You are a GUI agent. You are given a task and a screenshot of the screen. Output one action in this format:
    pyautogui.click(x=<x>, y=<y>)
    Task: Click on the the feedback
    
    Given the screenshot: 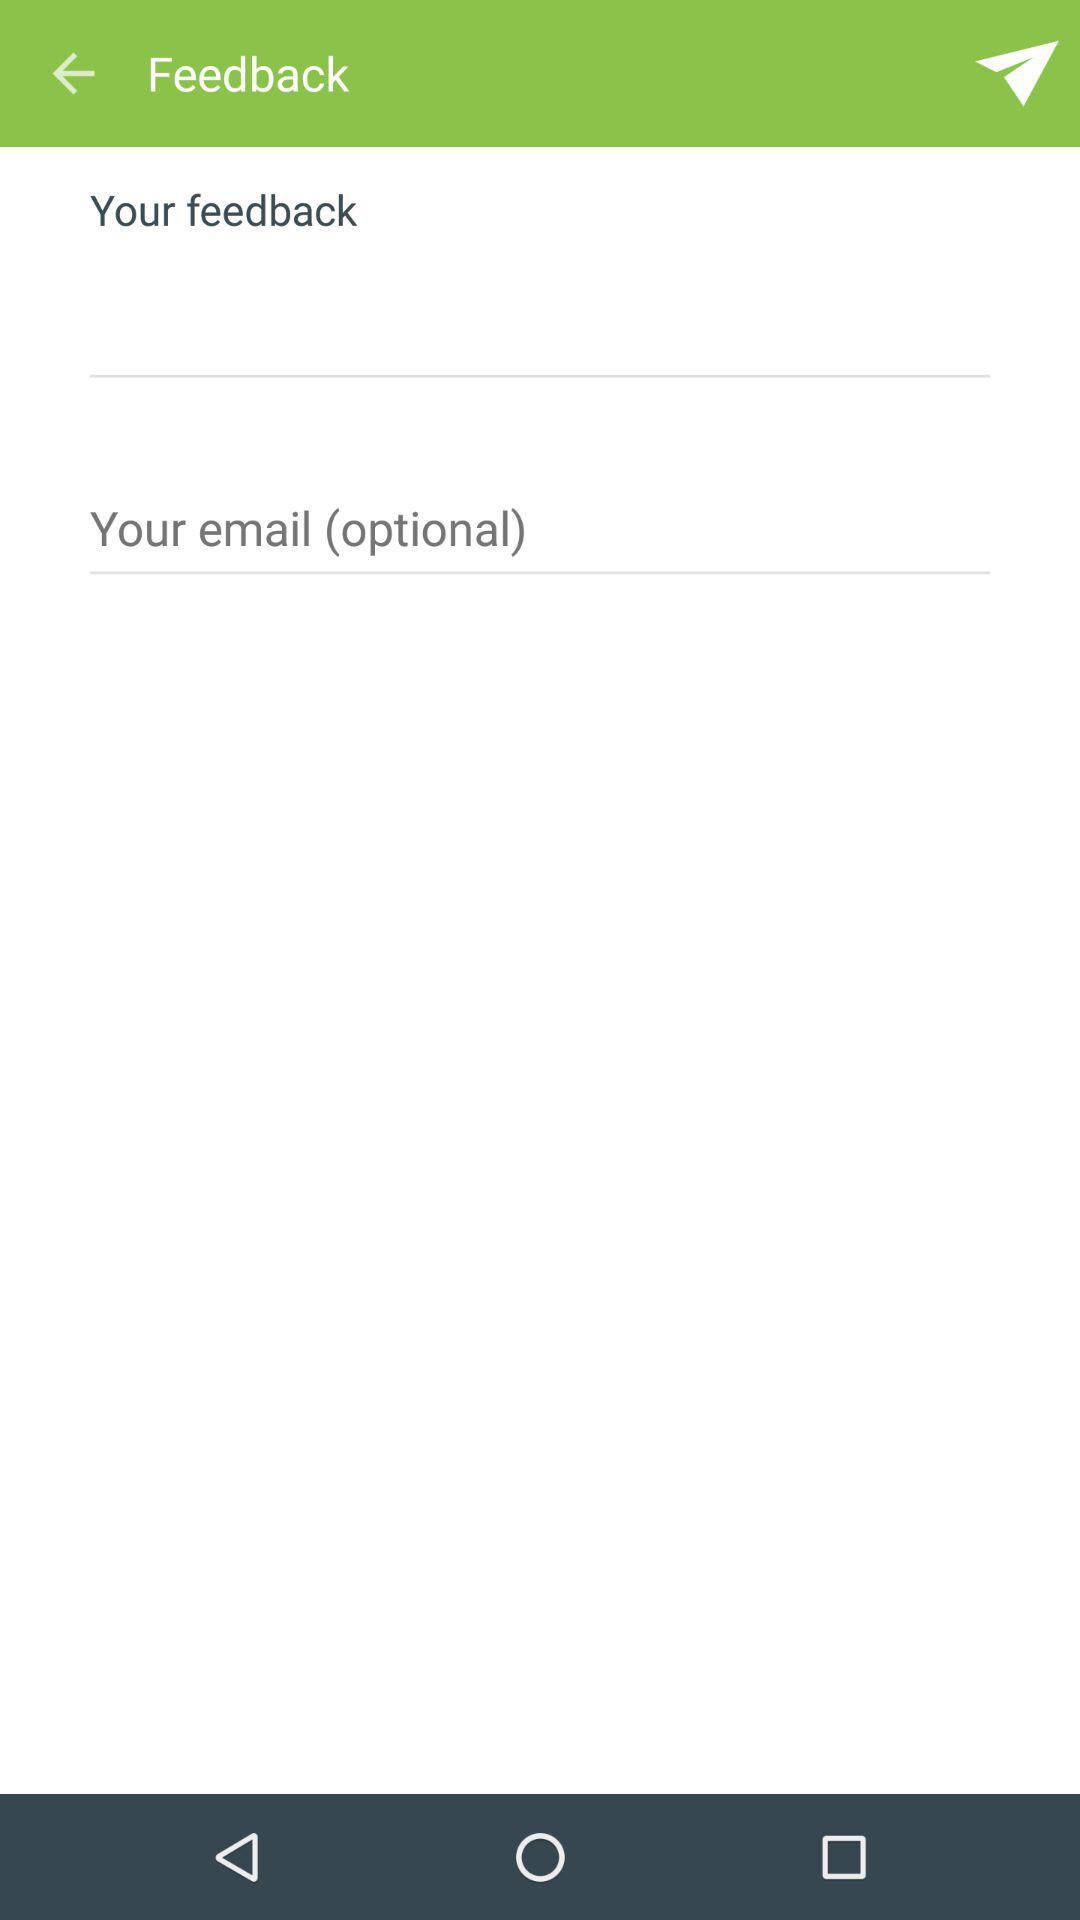 What is the action you would take?
    pyautogui.click(x=540, y=310)
    